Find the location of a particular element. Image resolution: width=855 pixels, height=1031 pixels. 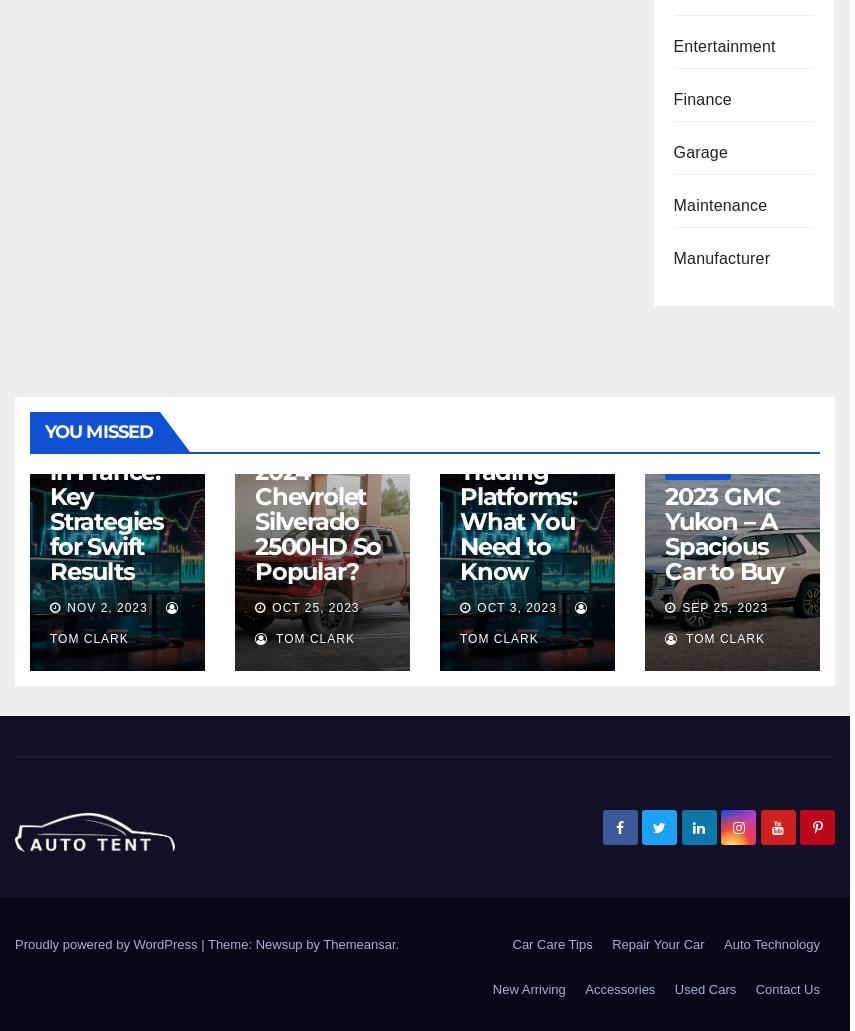

'Car Care Tips' is located at coordinates (510, 943).